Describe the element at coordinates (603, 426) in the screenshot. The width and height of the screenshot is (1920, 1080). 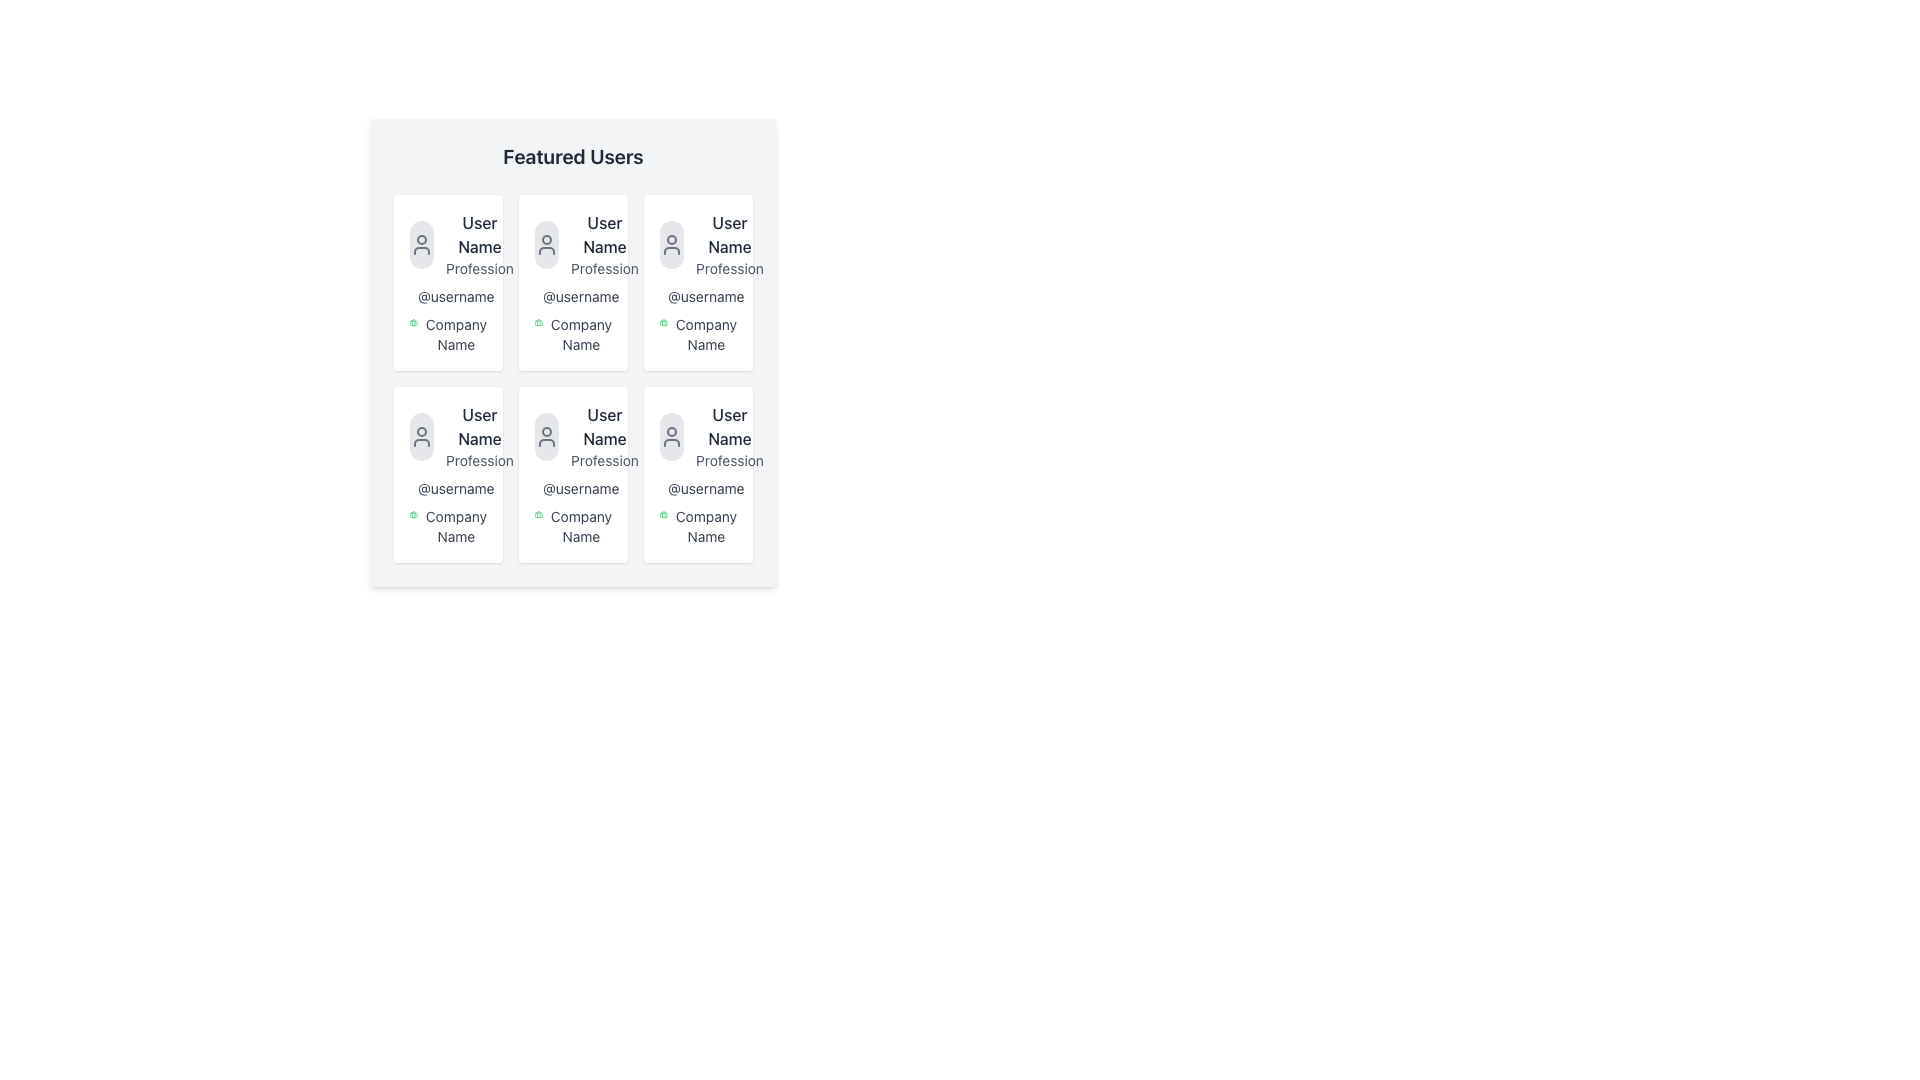
I see `the static text label displaying the user's name located in the second row, second column card of the grid layout under 'Featured Users', positioned above the 'Profession' label` at that location.